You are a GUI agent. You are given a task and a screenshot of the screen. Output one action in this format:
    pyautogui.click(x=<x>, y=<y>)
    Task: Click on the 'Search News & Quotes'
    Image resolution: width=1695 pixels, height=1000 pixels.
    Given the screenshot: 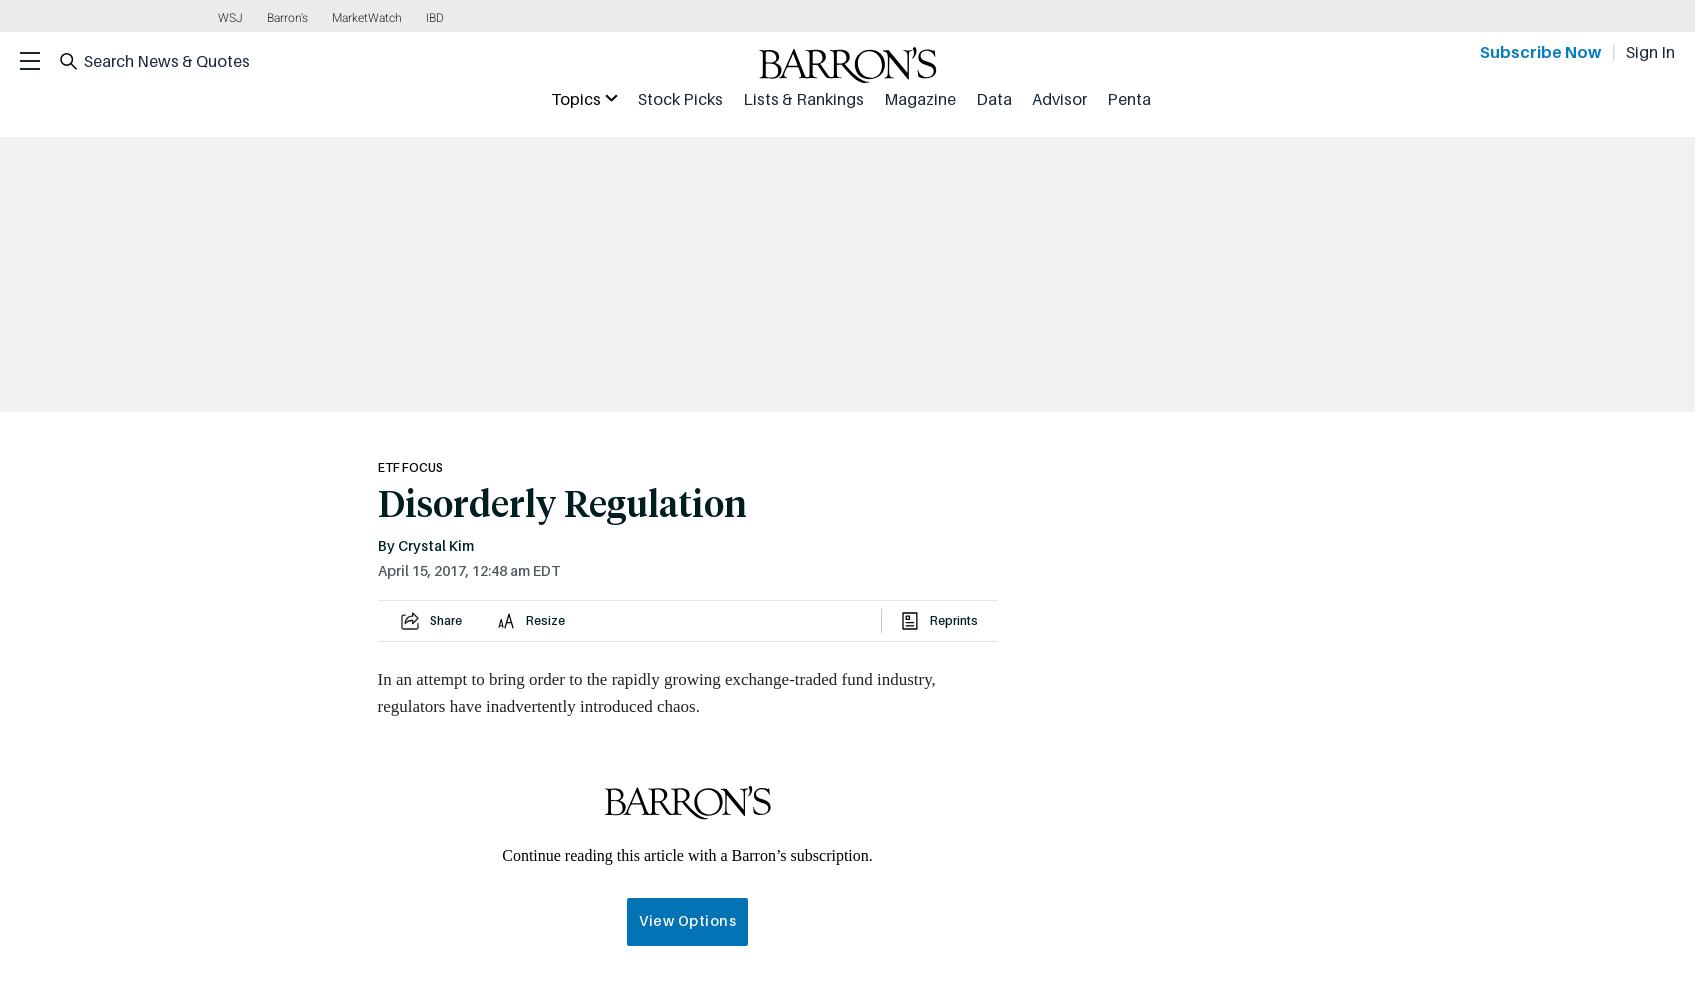 What is the action you would take?
    pyautogui.click(x=83, y=61)
    